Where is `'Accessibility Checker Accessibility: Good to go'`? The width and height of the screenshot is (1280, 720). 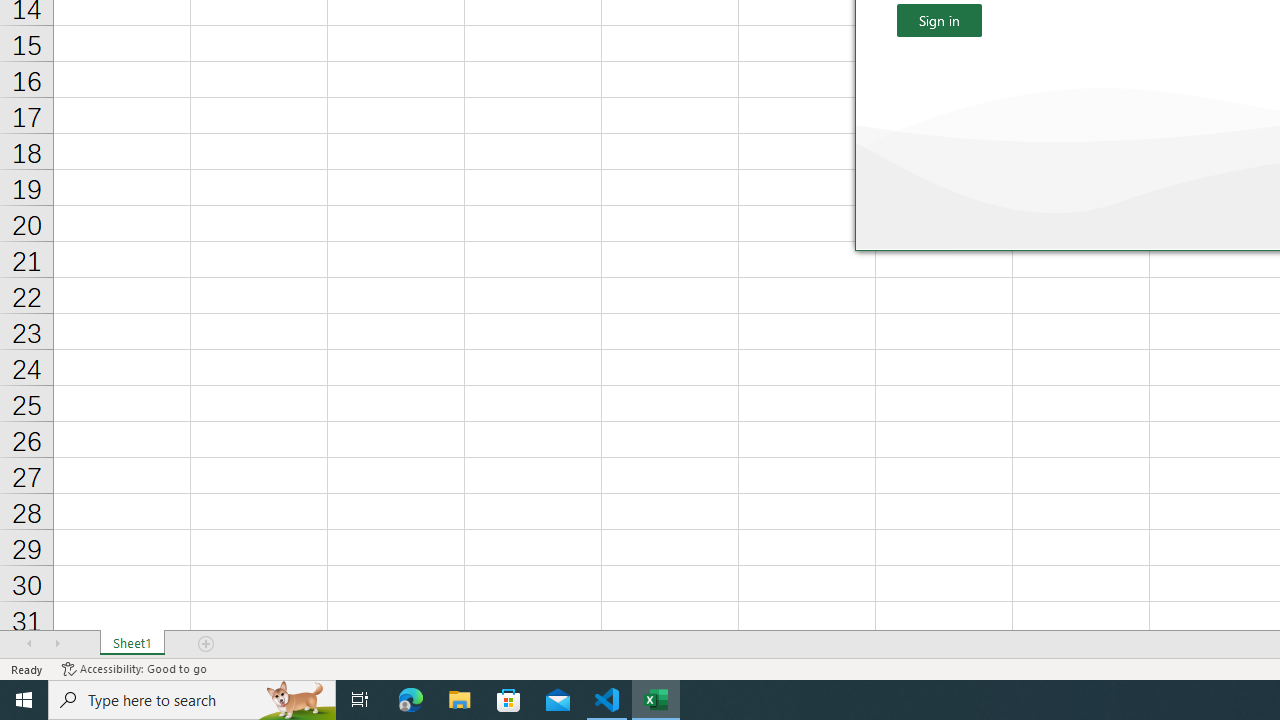 'Accessibility Checker Accessibility: Good to go' is located at coordinates (133, 669).